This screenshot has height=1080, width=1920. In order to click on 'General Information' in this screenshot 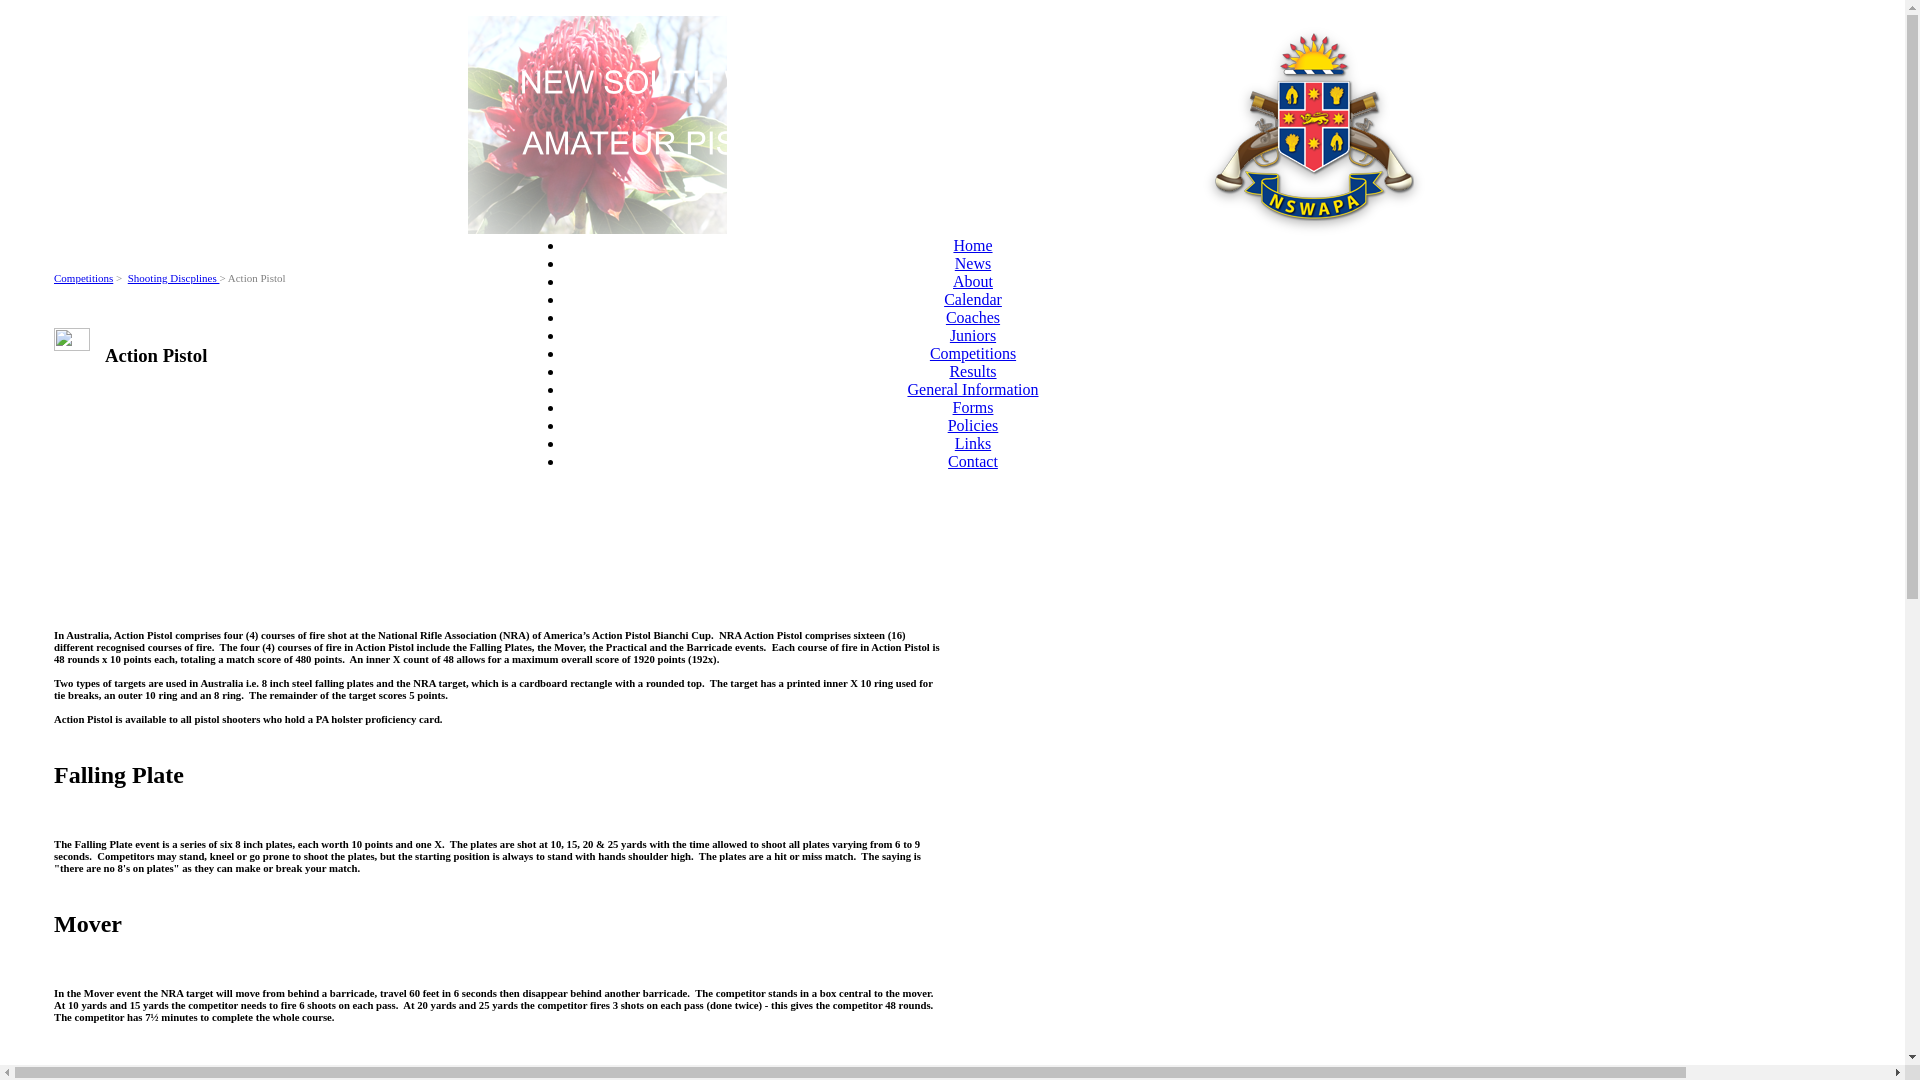, I will do `click(972, 389)`.